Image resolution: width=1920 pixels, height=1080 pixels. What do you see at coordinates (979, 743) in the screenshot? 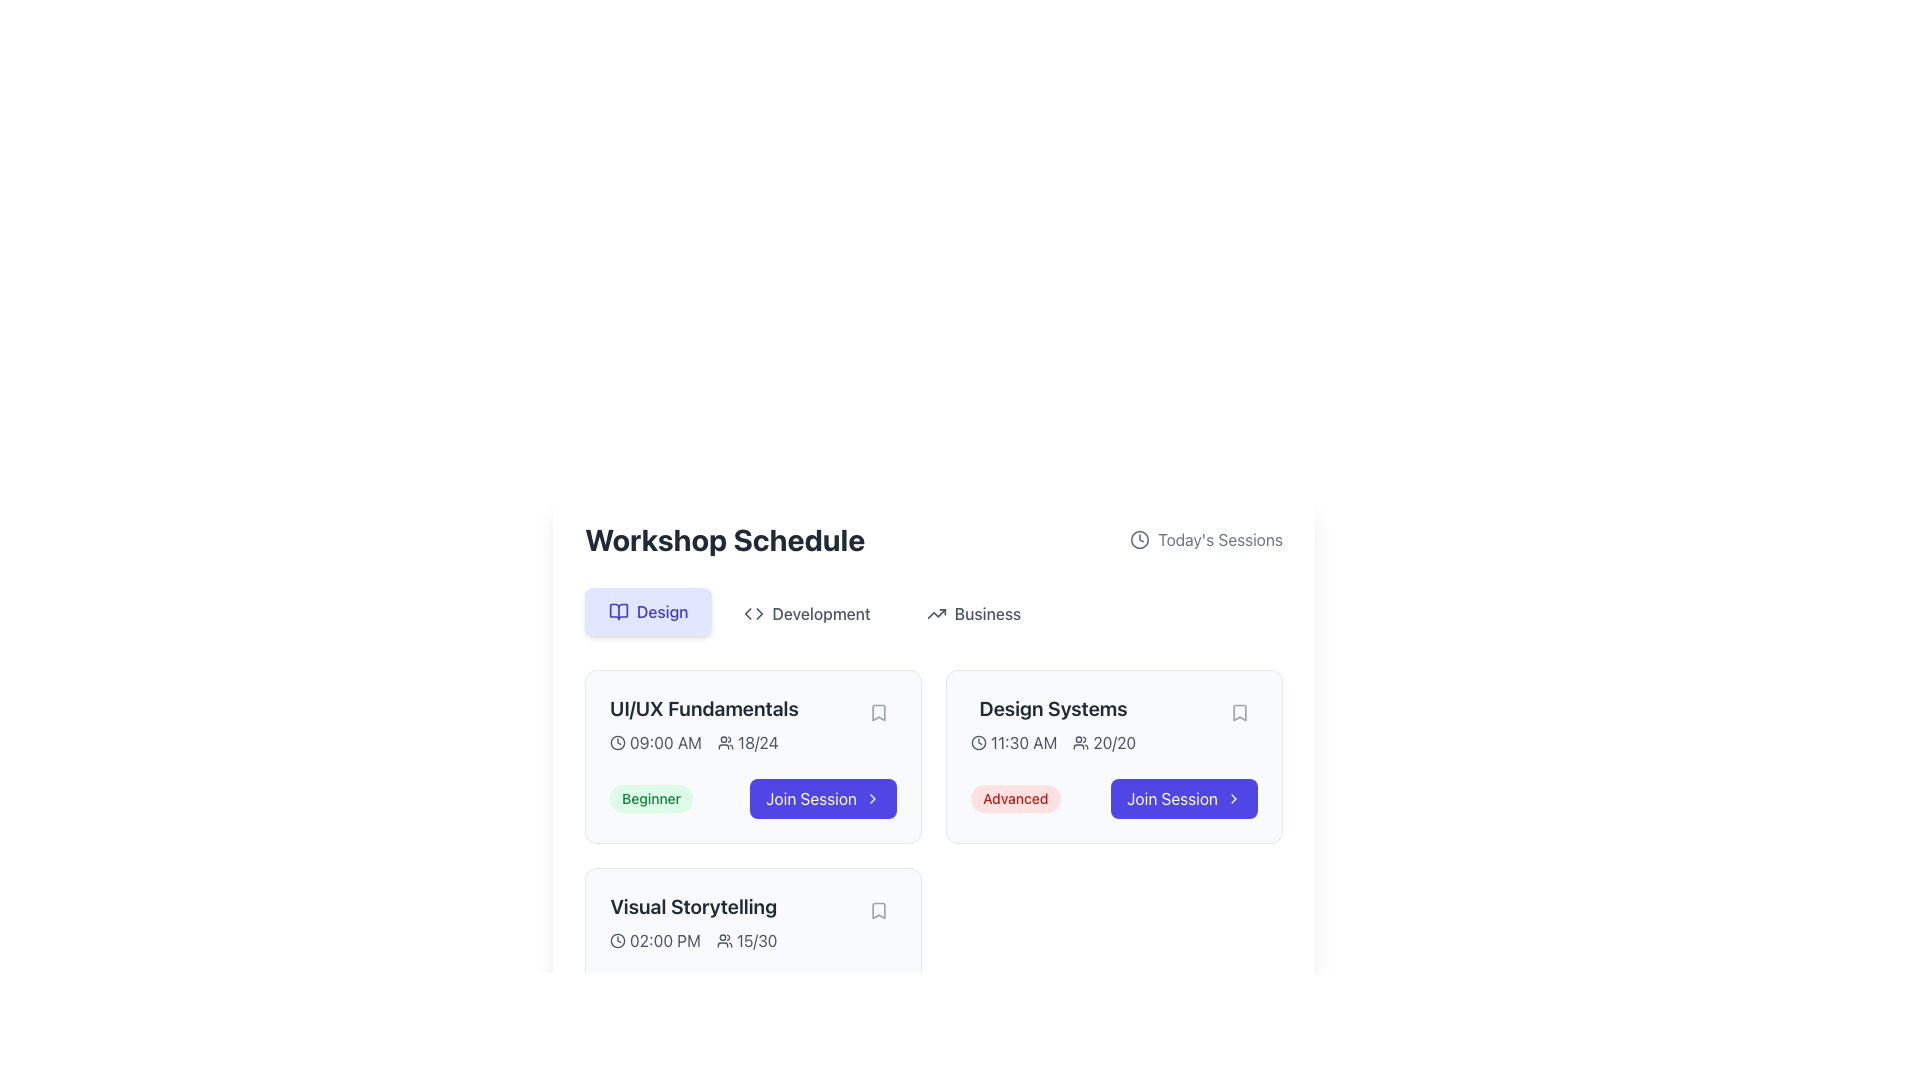
I see `the circular decorative element of the clock icon located at the center of the clock design in the 'Design Systems' session card` at bounding box center [979, 743].